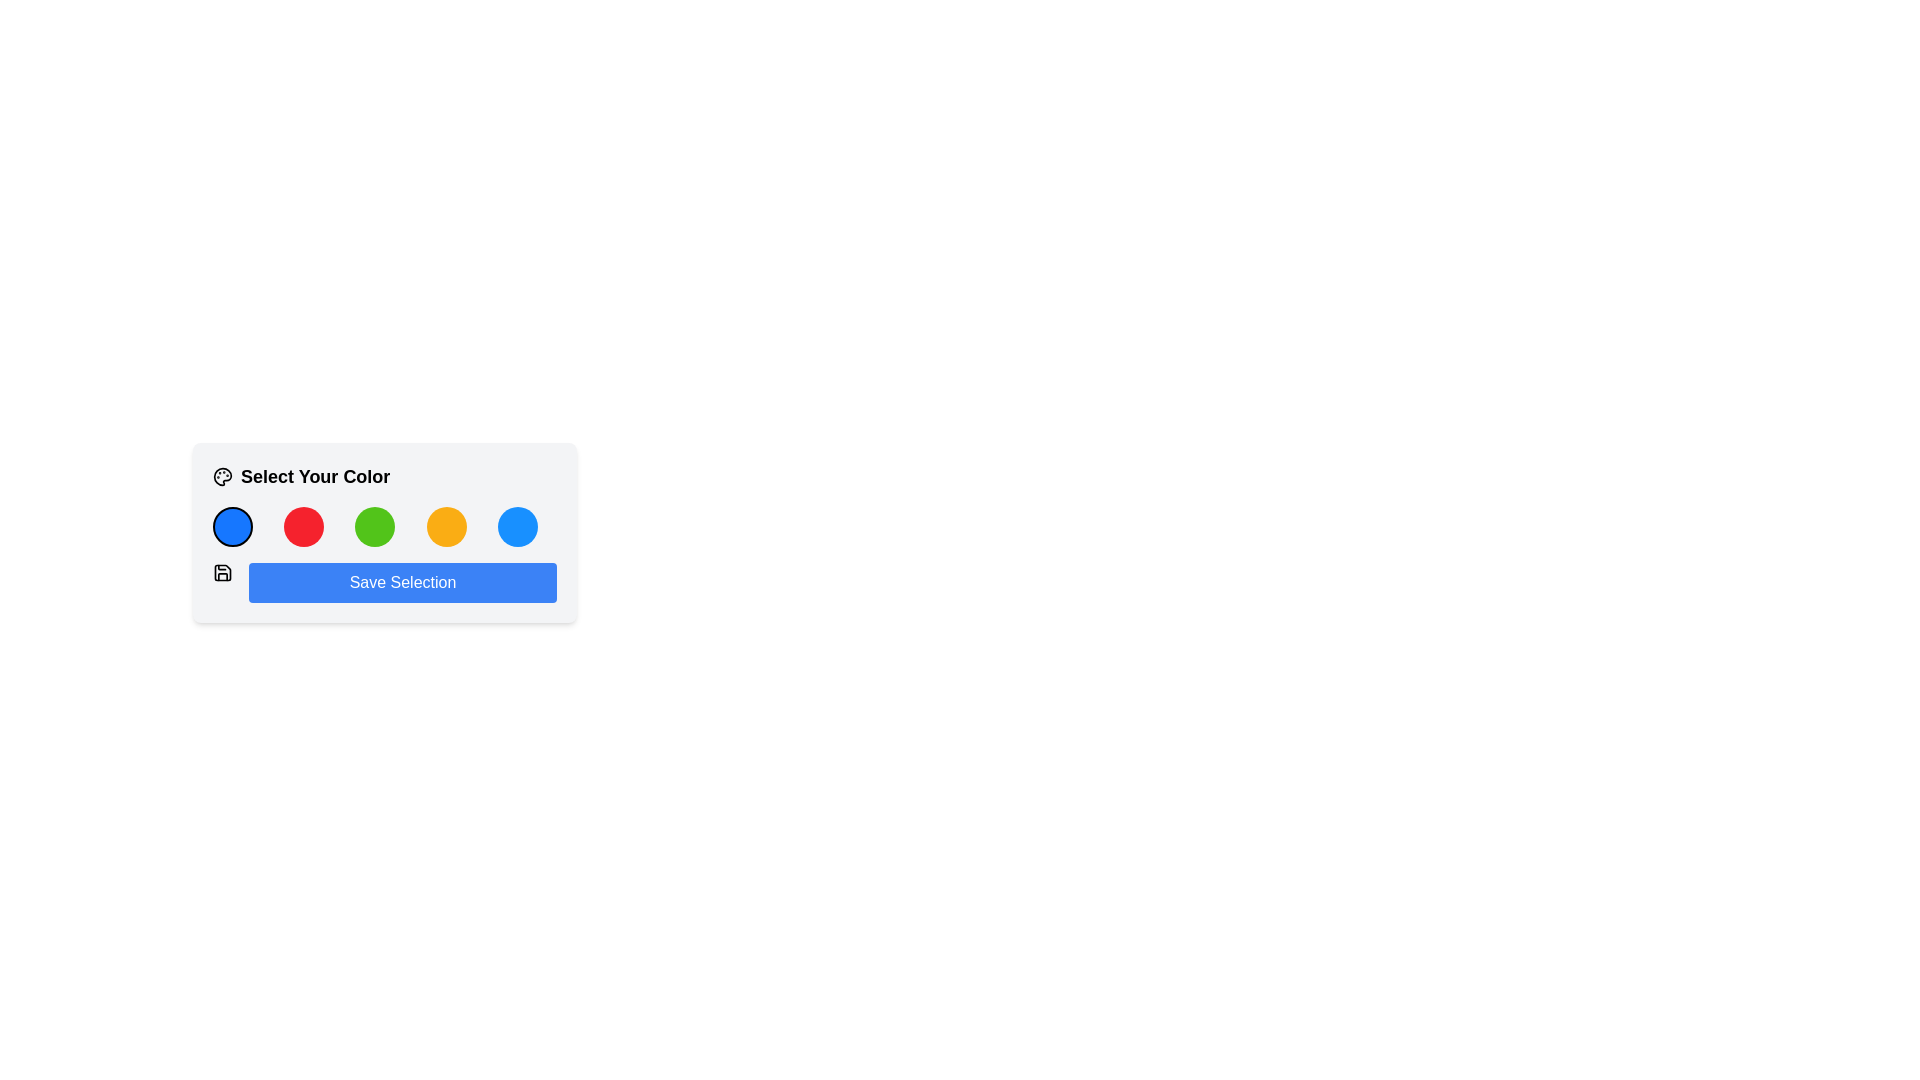 The height and width of the screenshot is (1080, 1920). What do you see at coordinates (384, 477) in the screenshot?
I see `the Text Content with Icon element that has the header 'Select Your Color' and an adjacent palette icon` at bounding box center [384, 477].